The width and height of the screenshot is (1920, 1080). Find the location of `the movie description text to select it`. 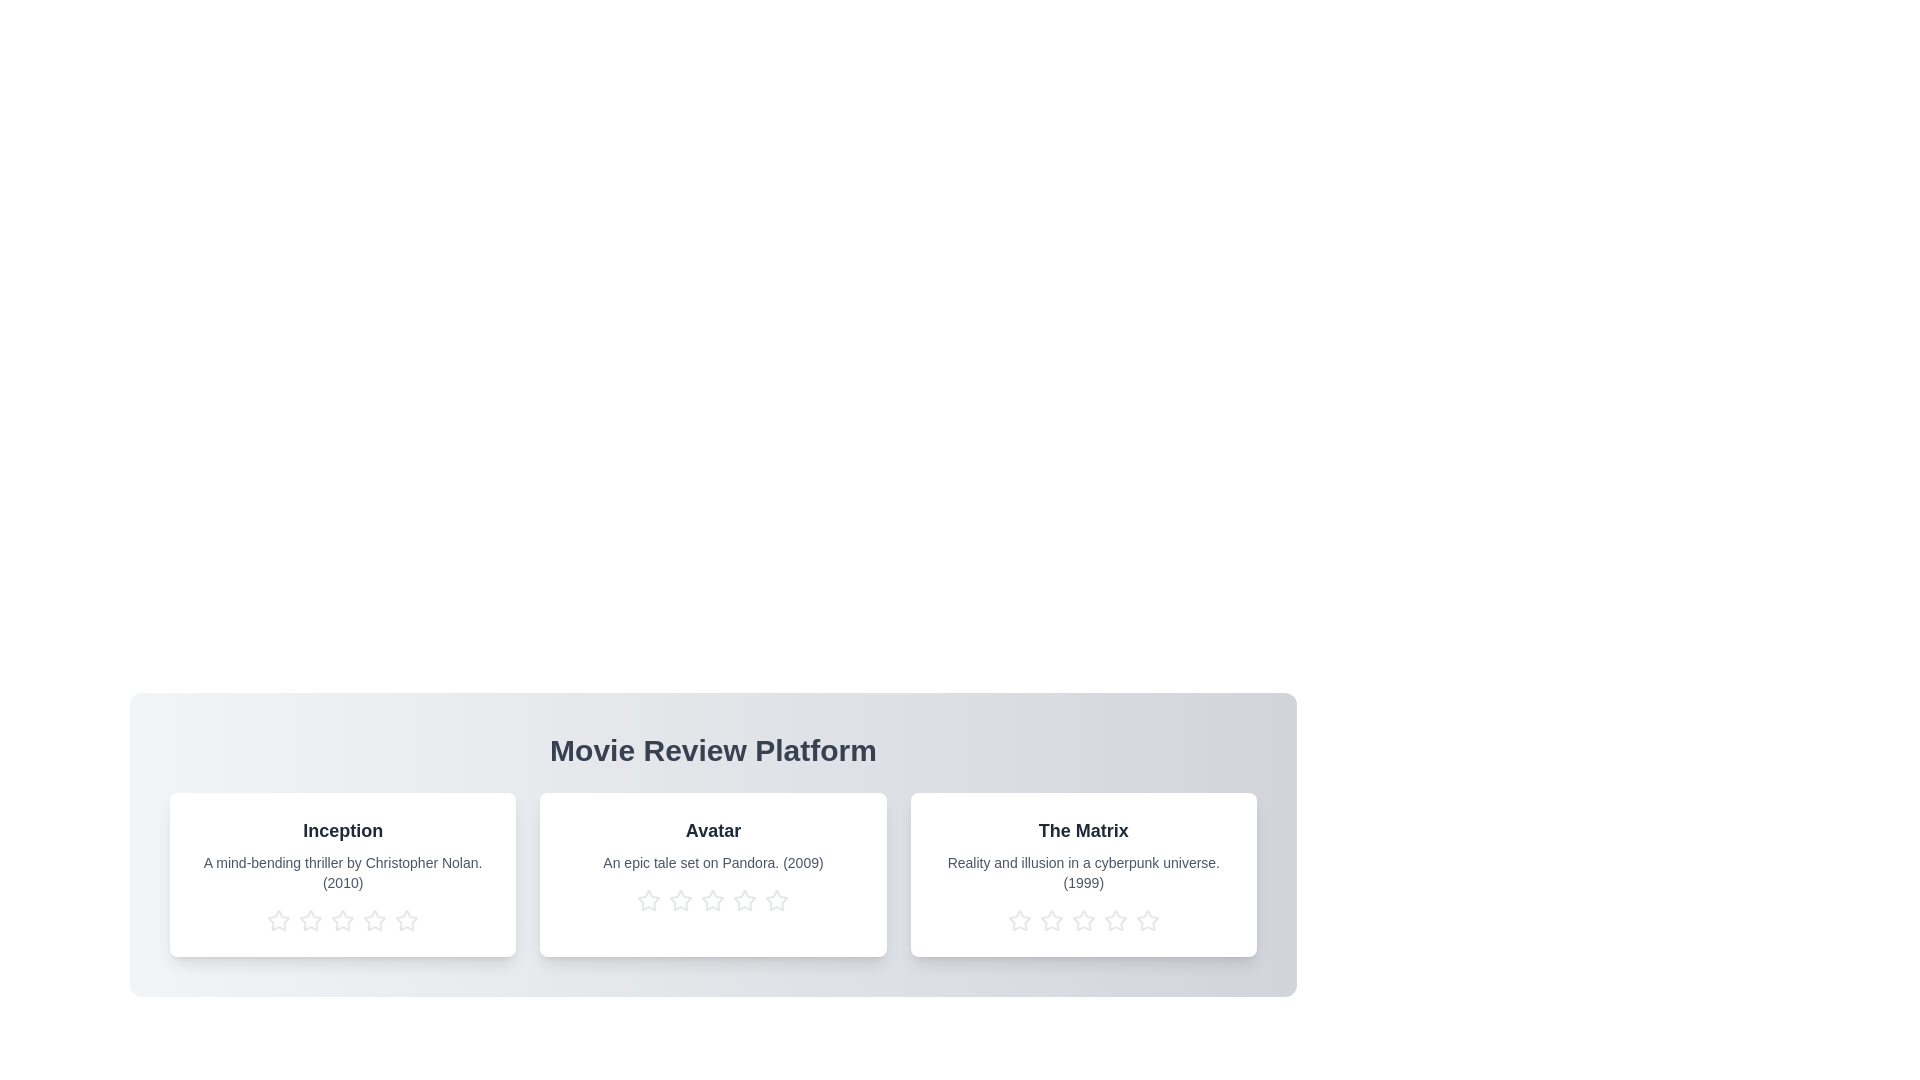

the movie description text to select it is located at coordinates (343, 871).